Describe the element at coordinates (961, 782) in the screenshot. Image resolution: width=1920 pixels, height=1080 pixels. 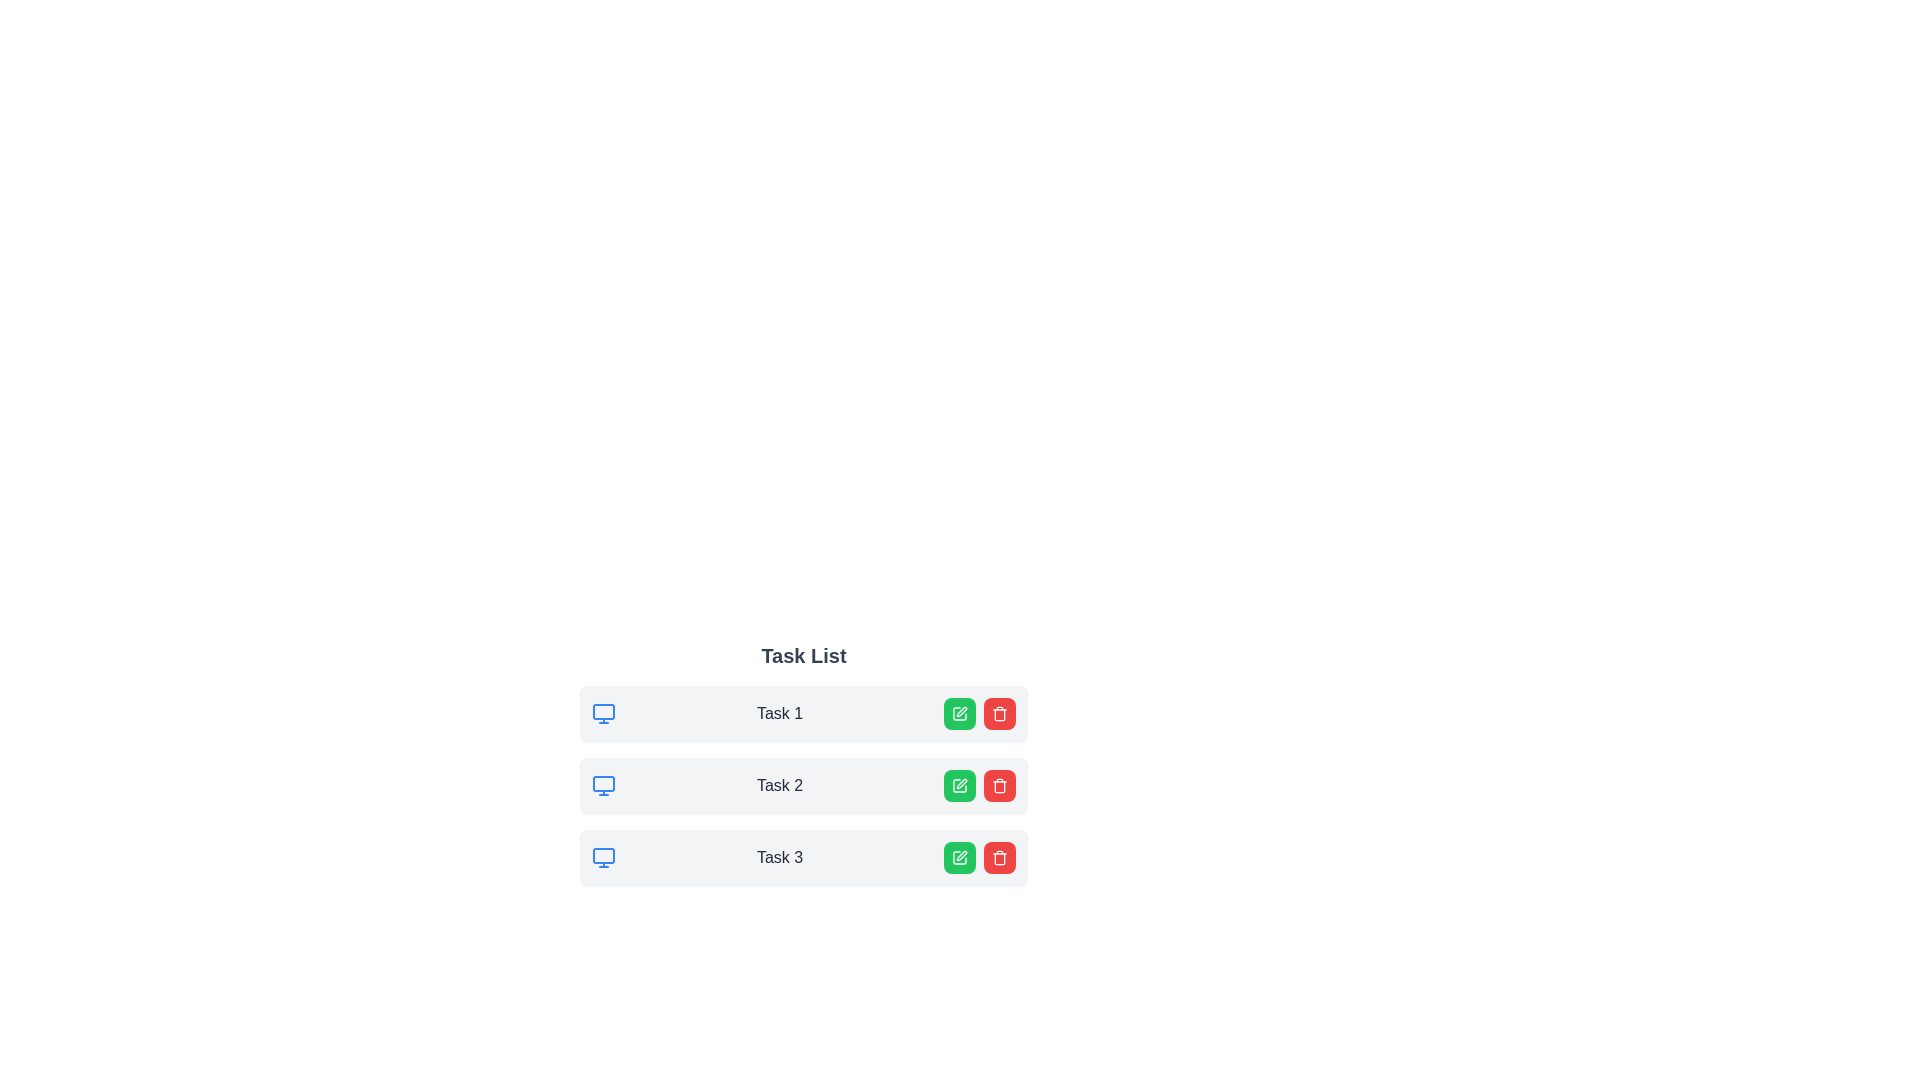
I see `the edit icon button located inside the larger square outline at the upper right of the second task in the list to initiate the edit action` at that location.